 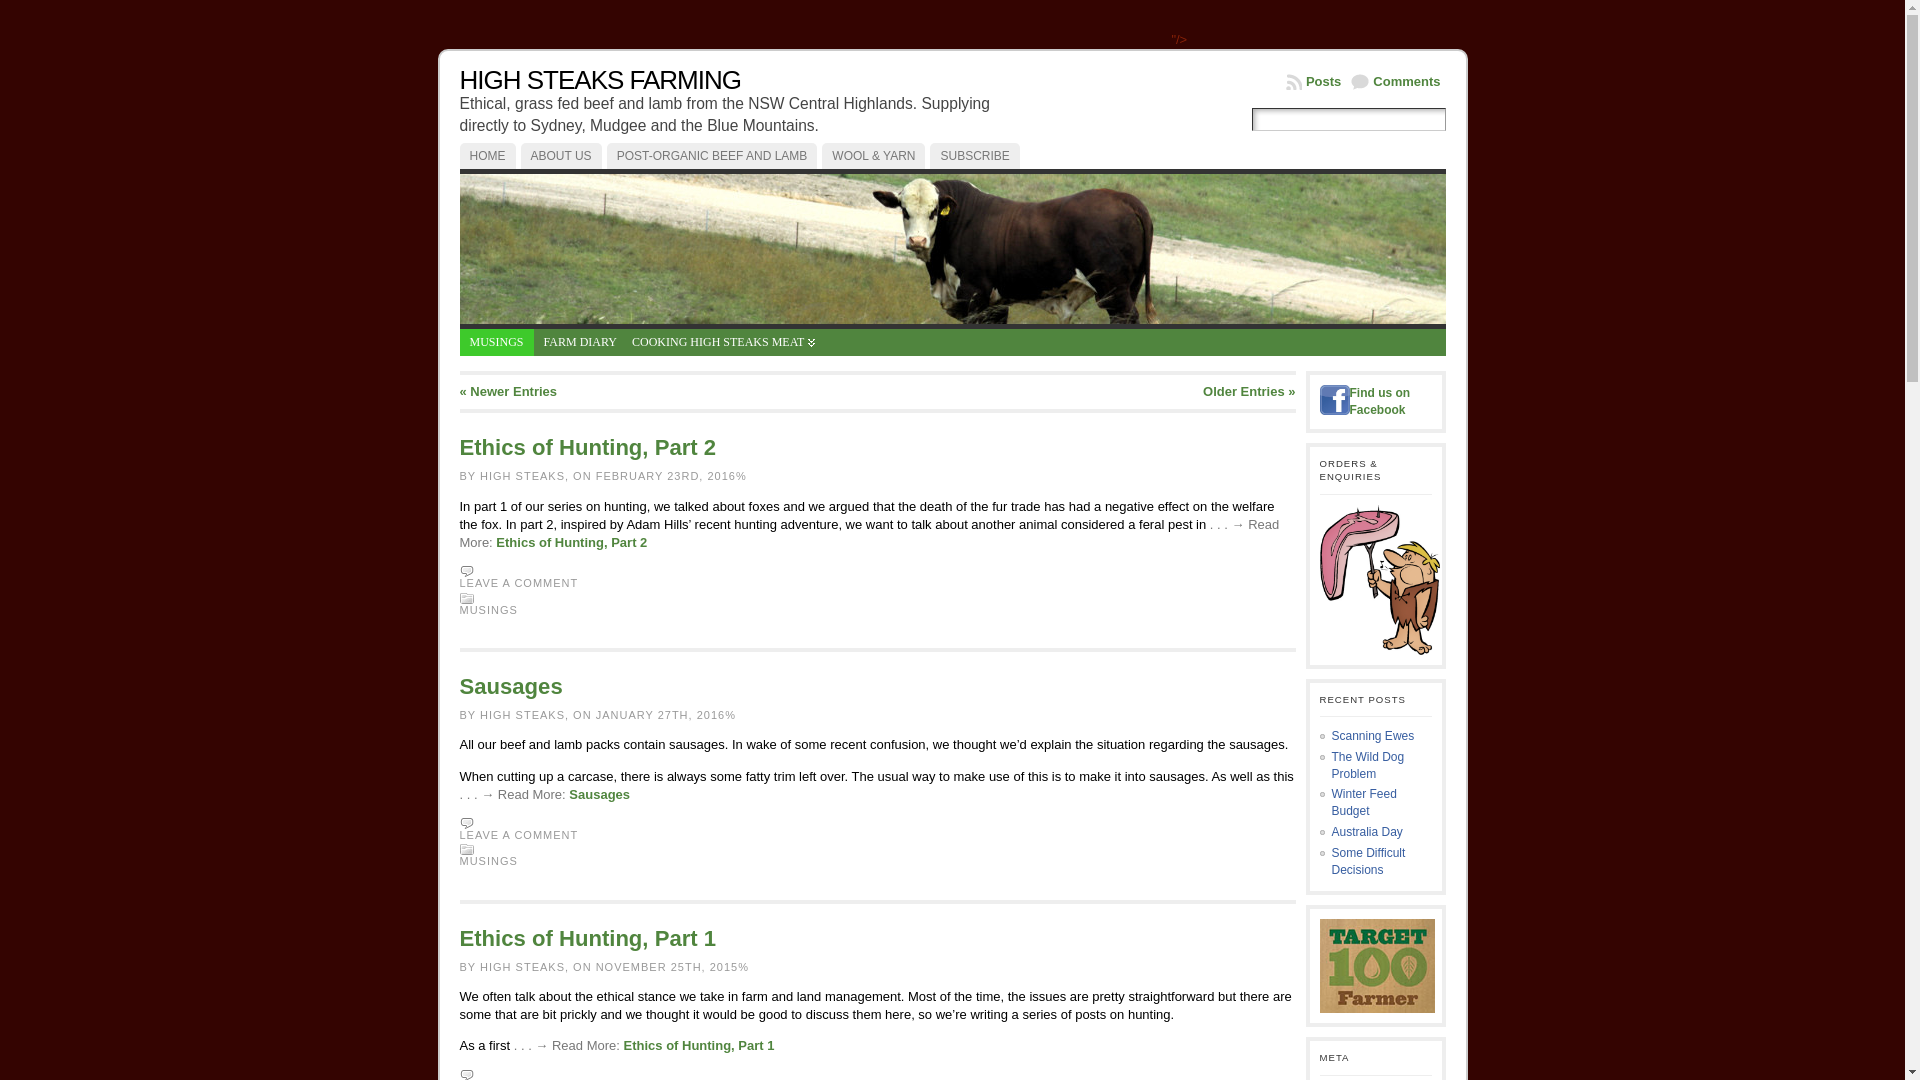 What do you see at coordinates (459, 938) in the screenshot?
I see `'Ethics of Hunting, Part 1'` at bounding box center [459, 938].